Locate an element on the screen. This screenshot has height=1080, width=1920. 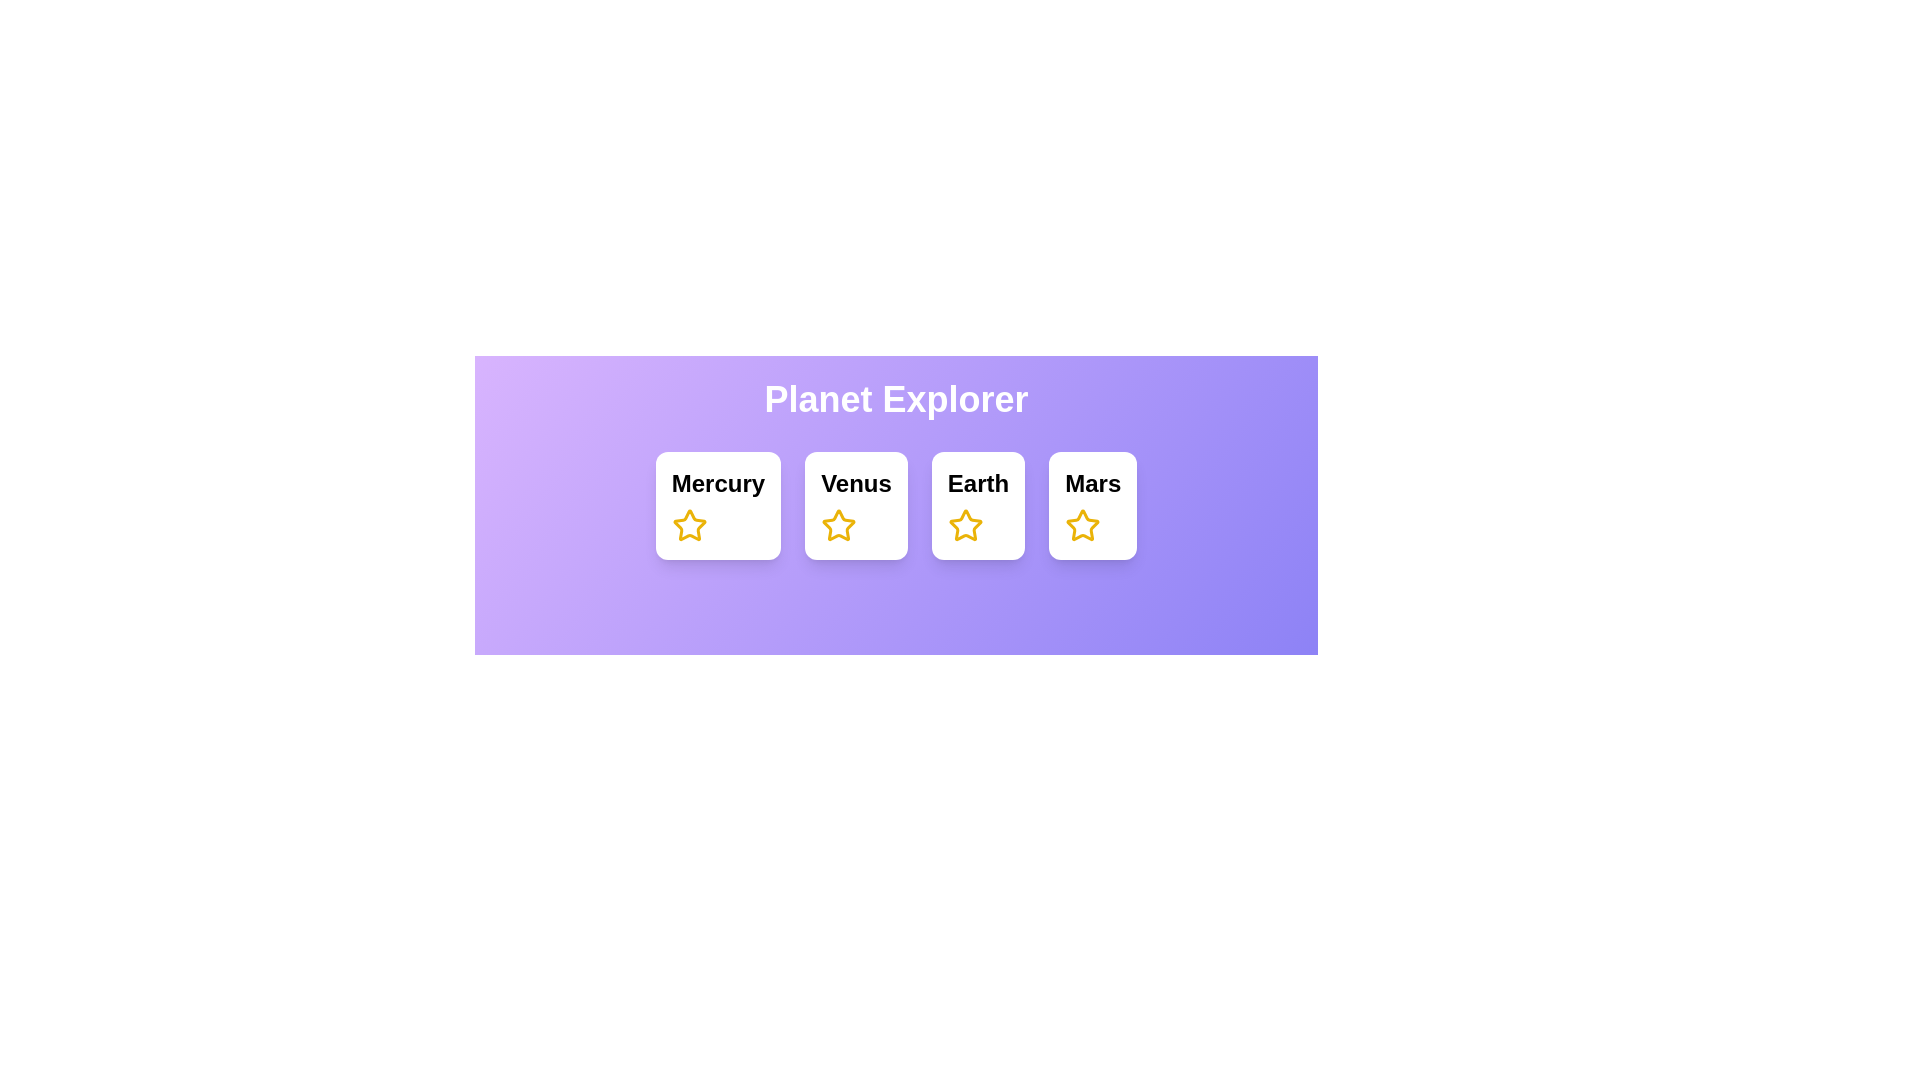
the star icon within the 'Mars' card in the 'Planet Explorer' section is located at coordinates (1082, 524).